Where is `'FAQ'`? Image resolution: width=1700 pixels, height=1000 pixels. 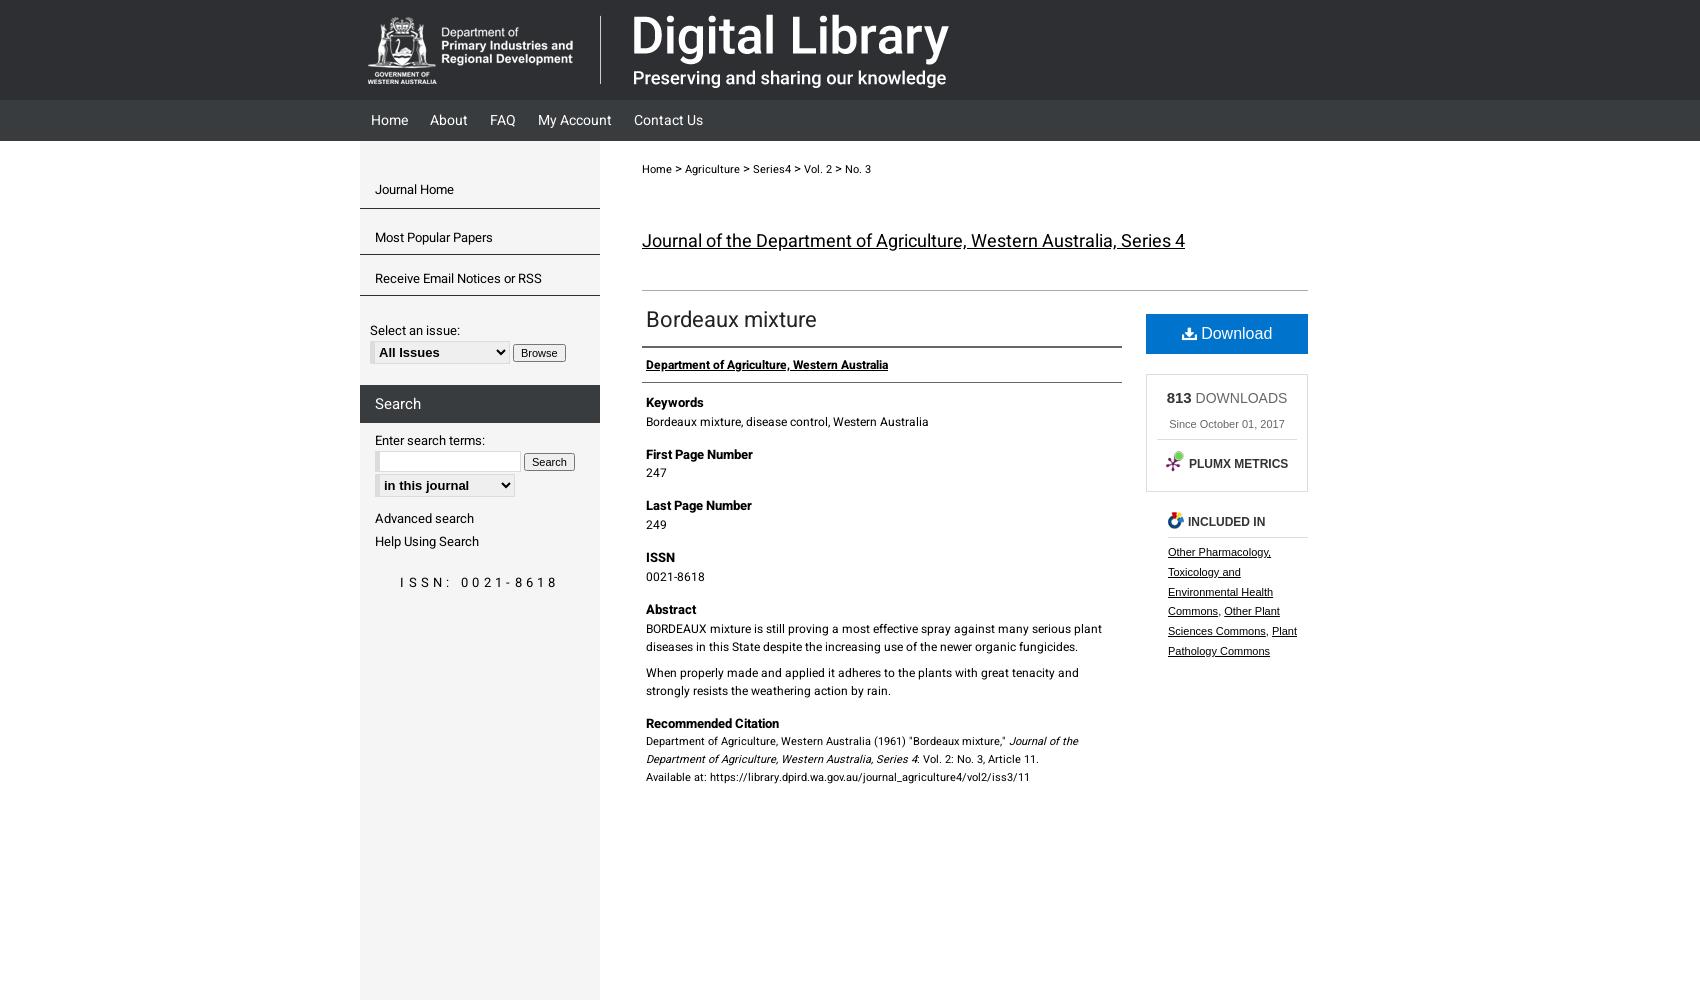 'FAQ' is located at coordinates (489, 119).